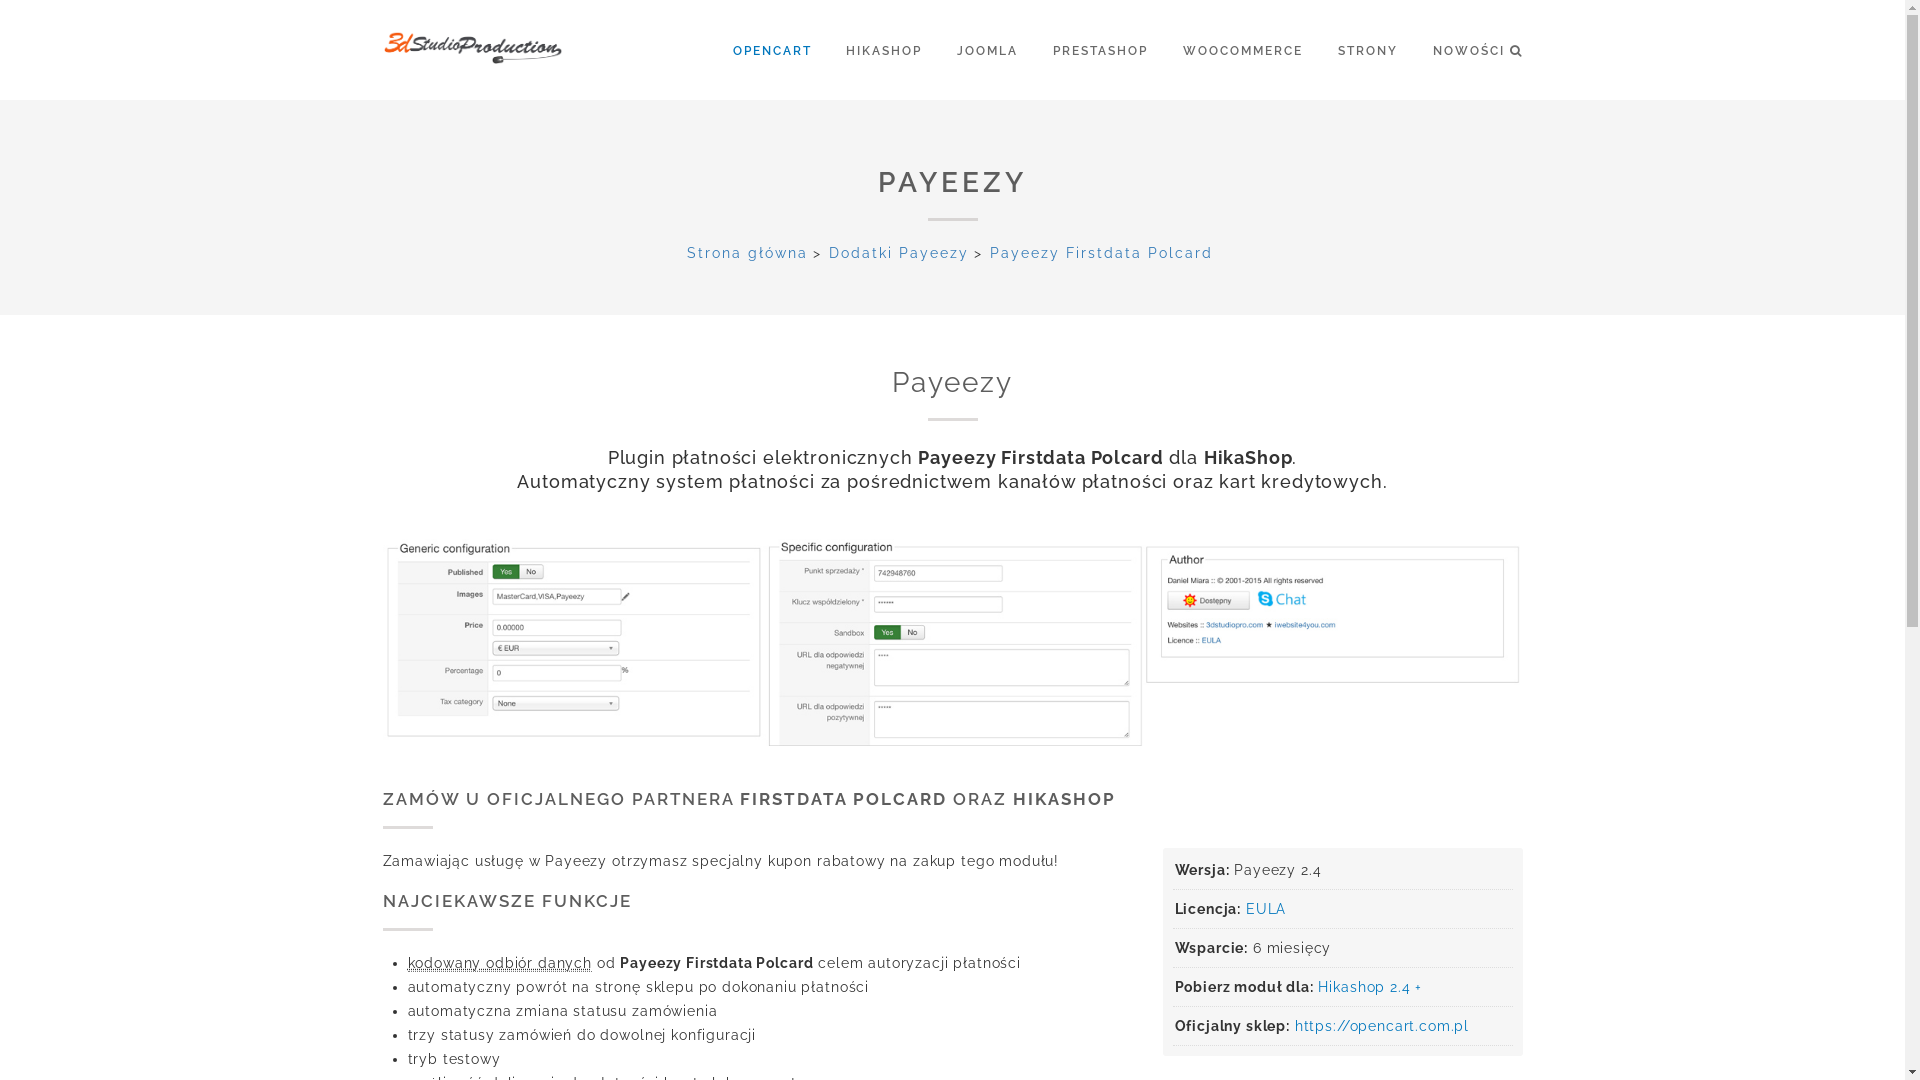 The height and width of the screenshot is (1080, 1920). I want to click on 'OPENCART', so click(732, 49).